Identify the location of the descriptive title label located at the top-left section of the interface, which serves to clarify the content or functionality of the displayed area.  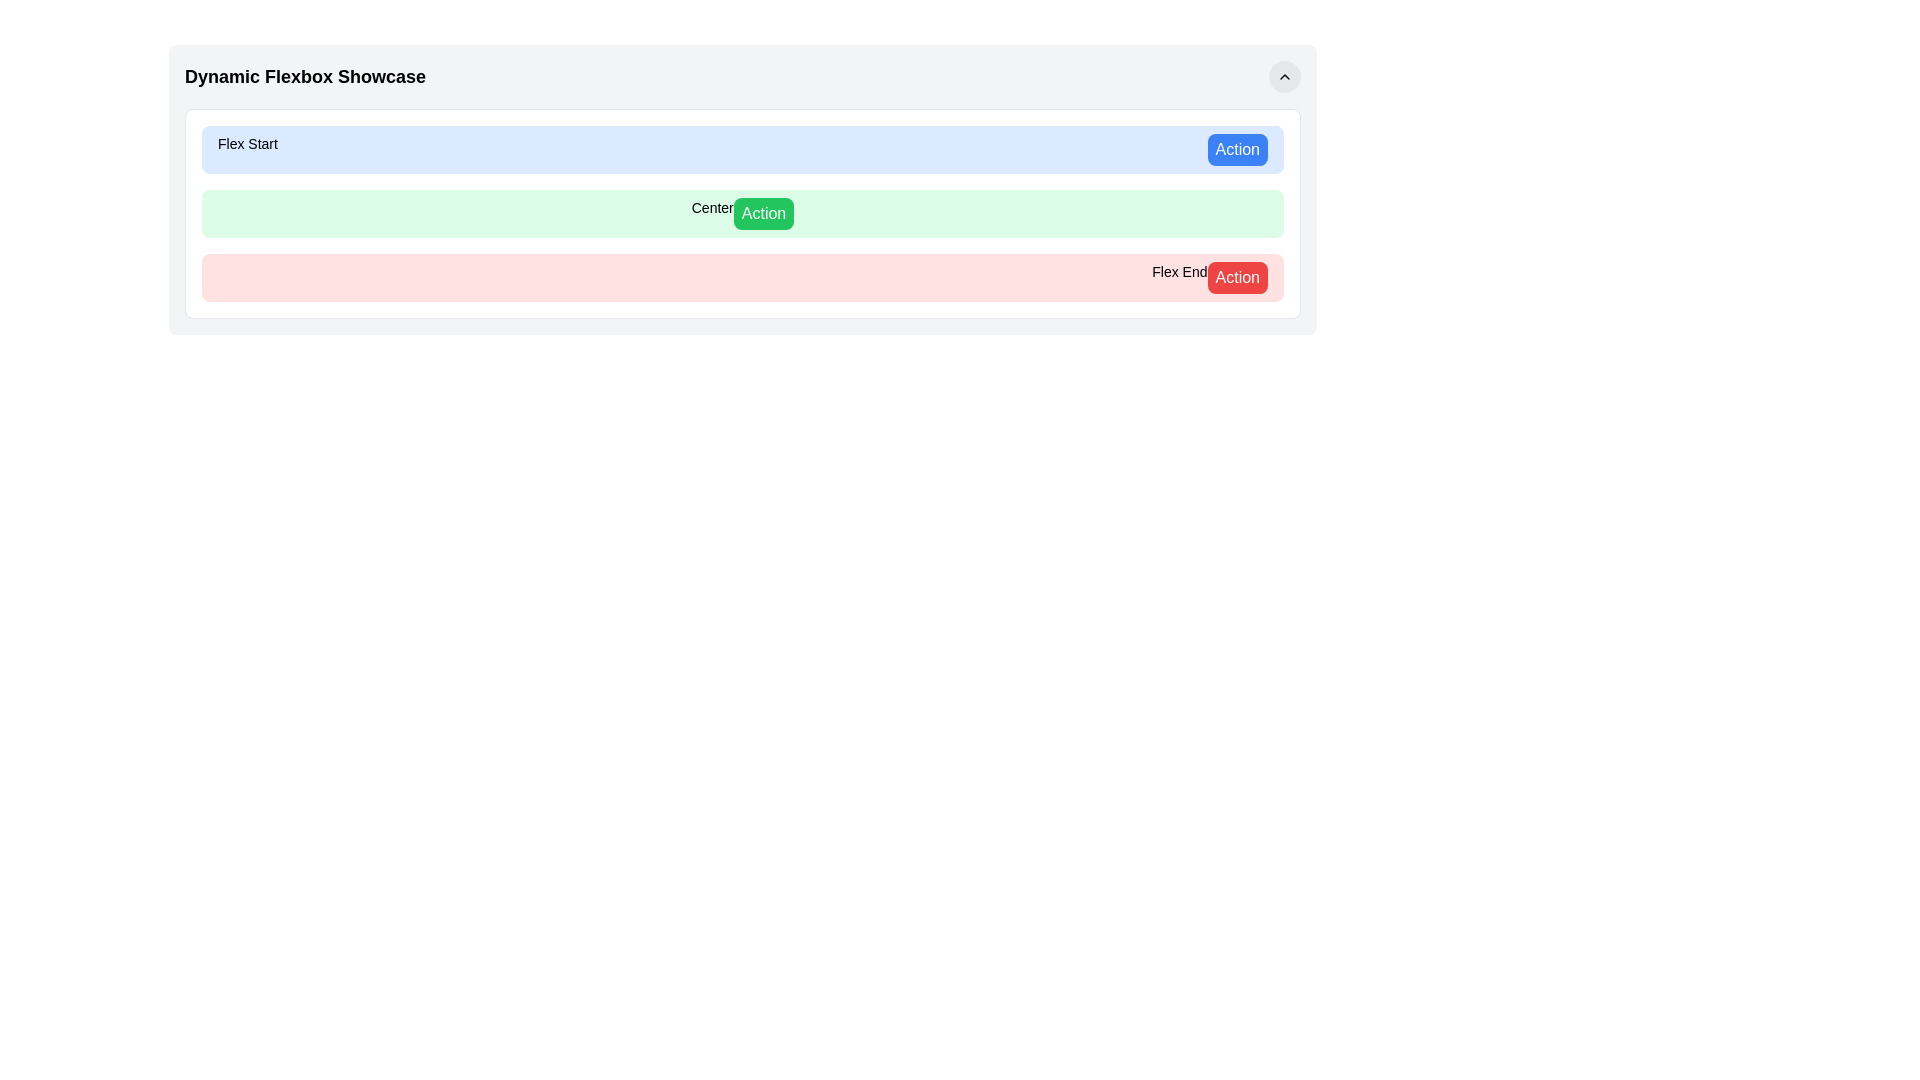
(304, 76).